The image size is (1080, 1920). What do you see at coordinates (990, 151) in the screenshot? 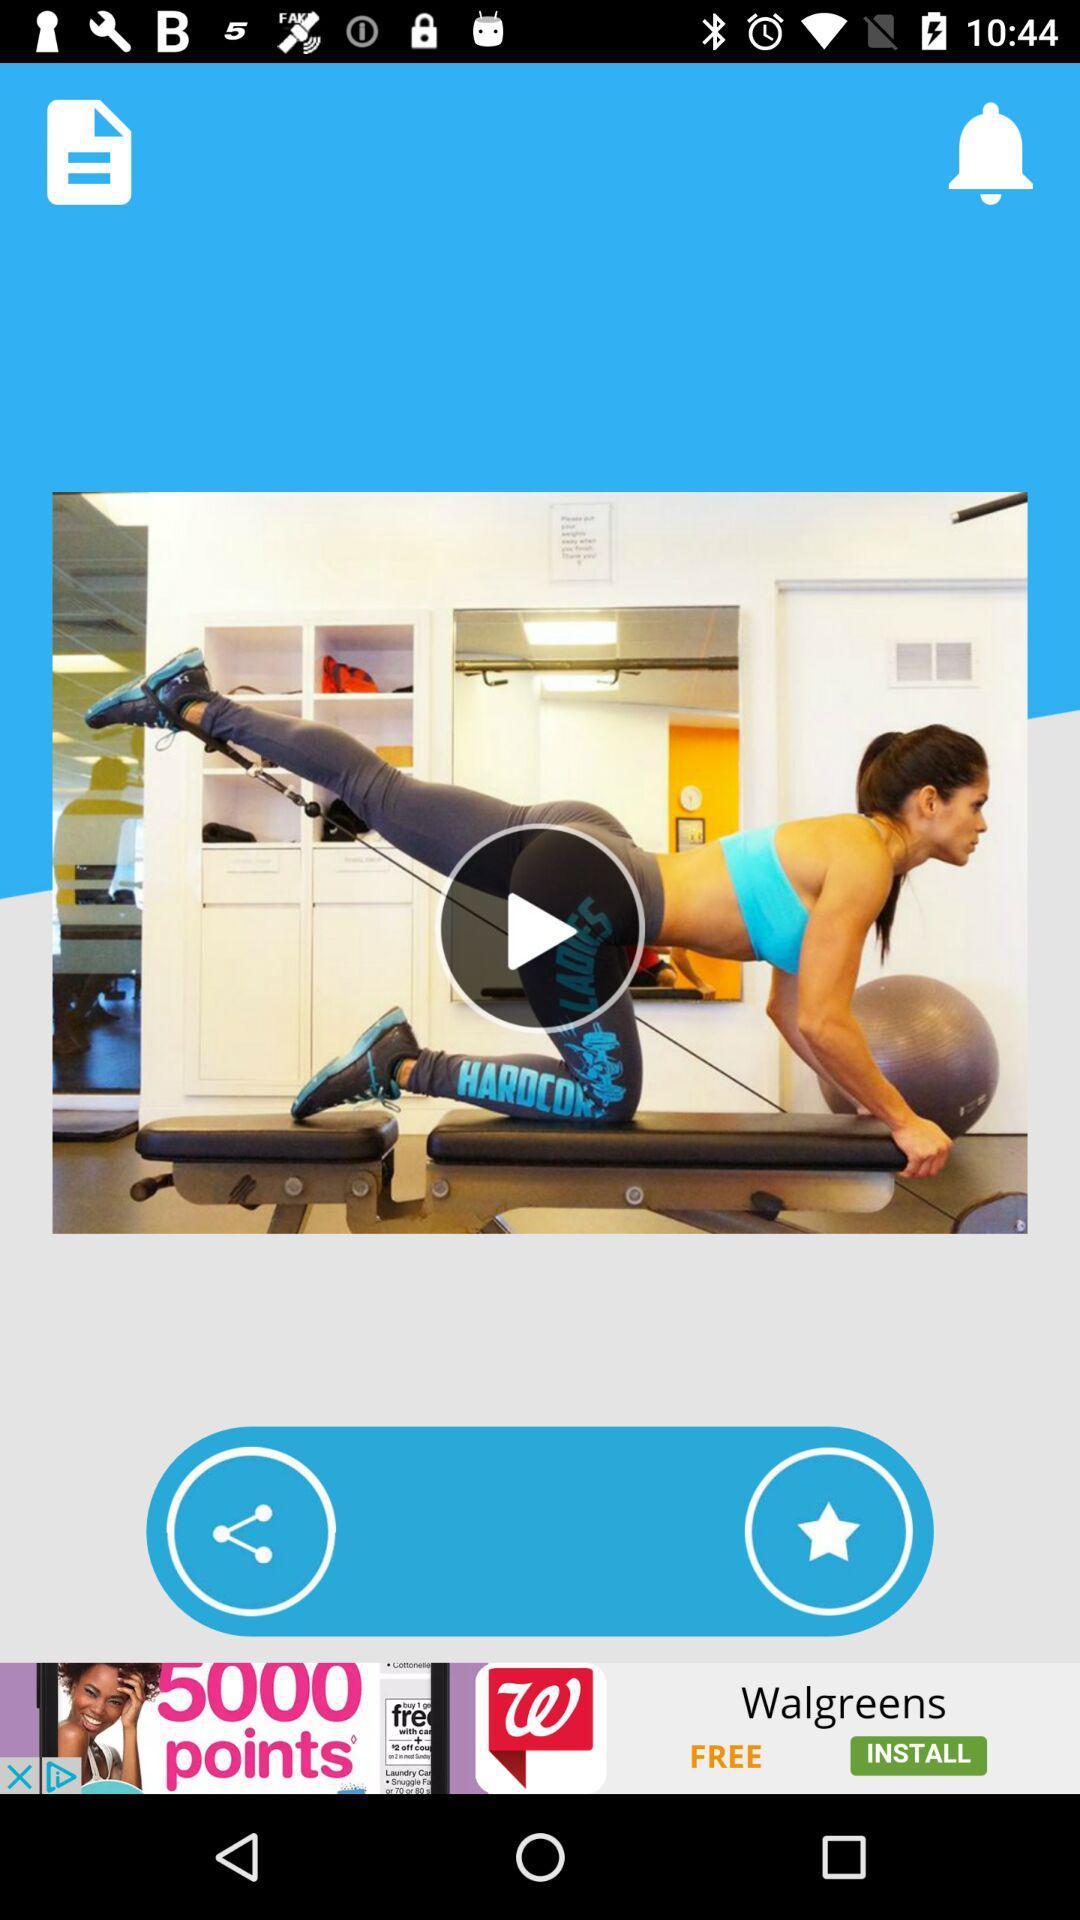
I see `enable notifications` at bounding box center [990, 151].